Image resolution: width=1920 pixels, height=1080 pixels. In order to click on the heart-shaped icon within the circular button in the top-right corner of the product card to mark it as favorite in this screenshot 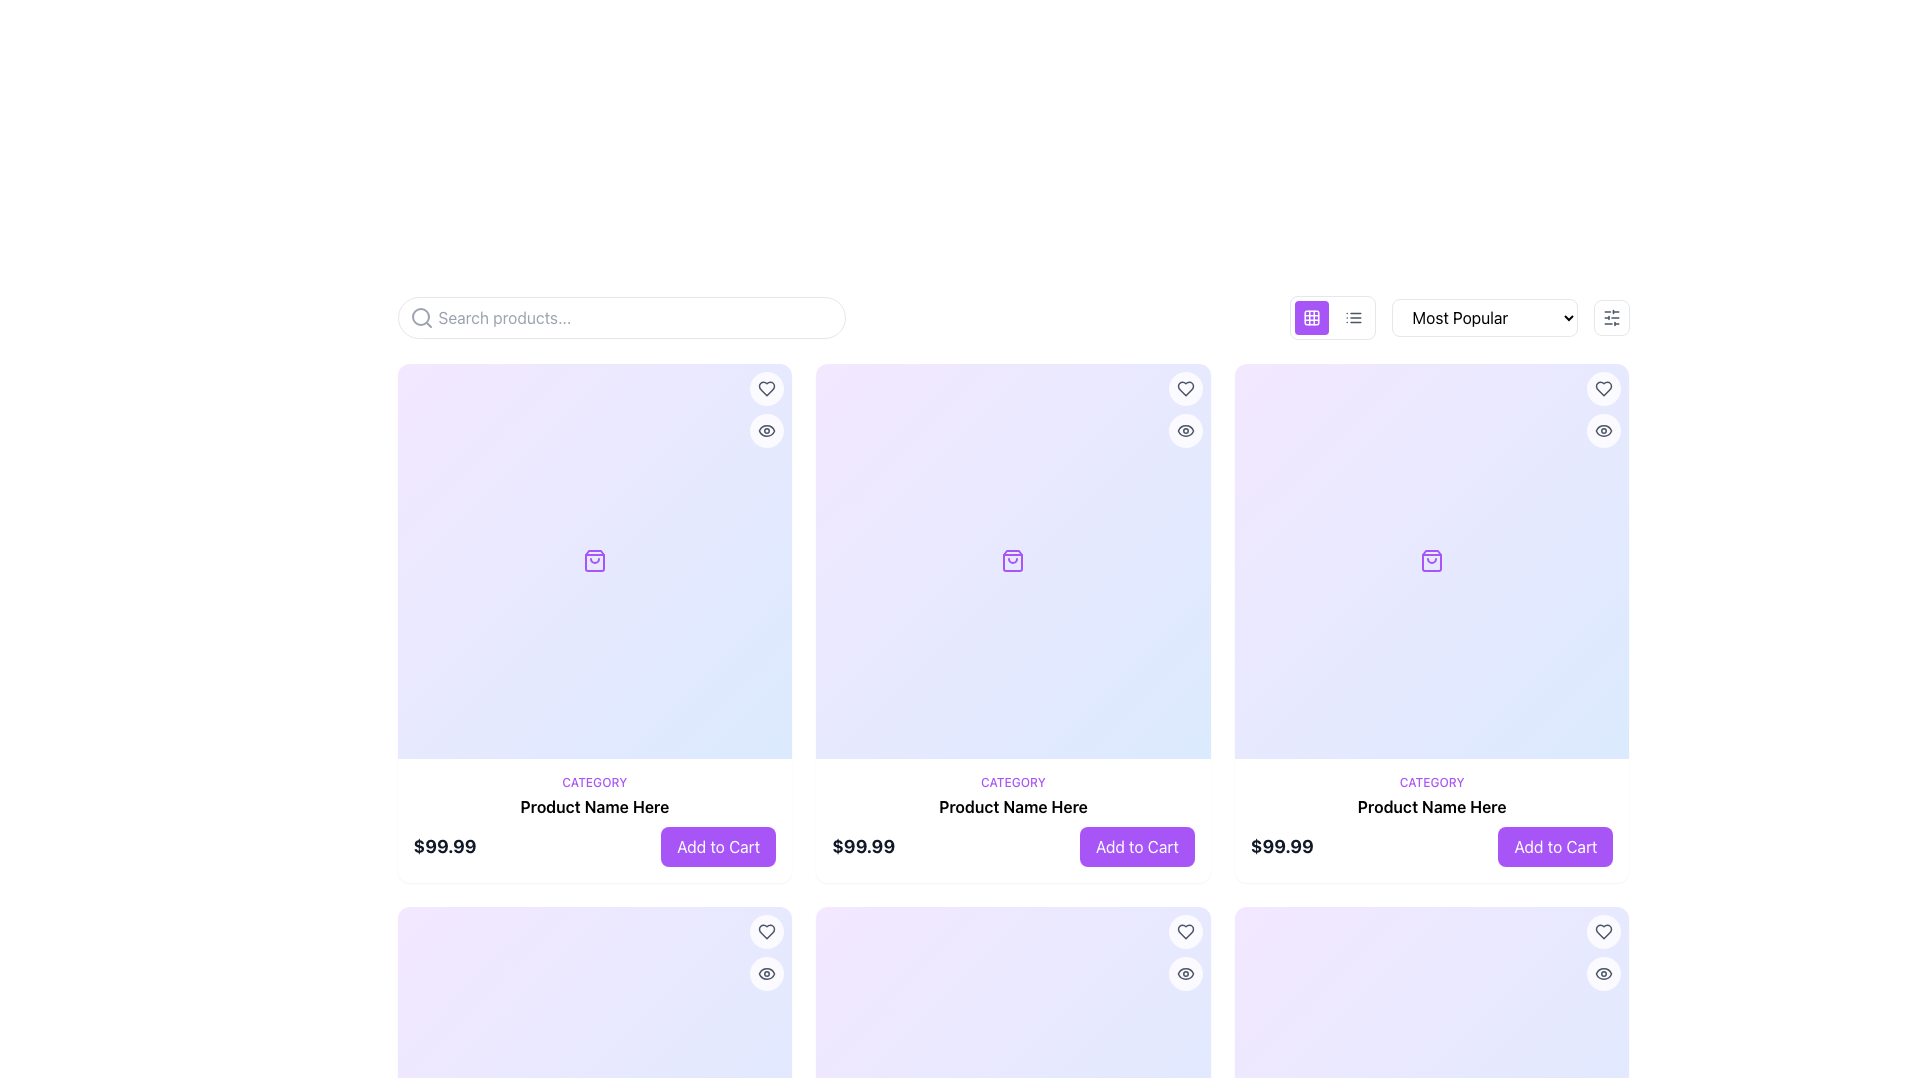, I will do `click(766, 931)`.